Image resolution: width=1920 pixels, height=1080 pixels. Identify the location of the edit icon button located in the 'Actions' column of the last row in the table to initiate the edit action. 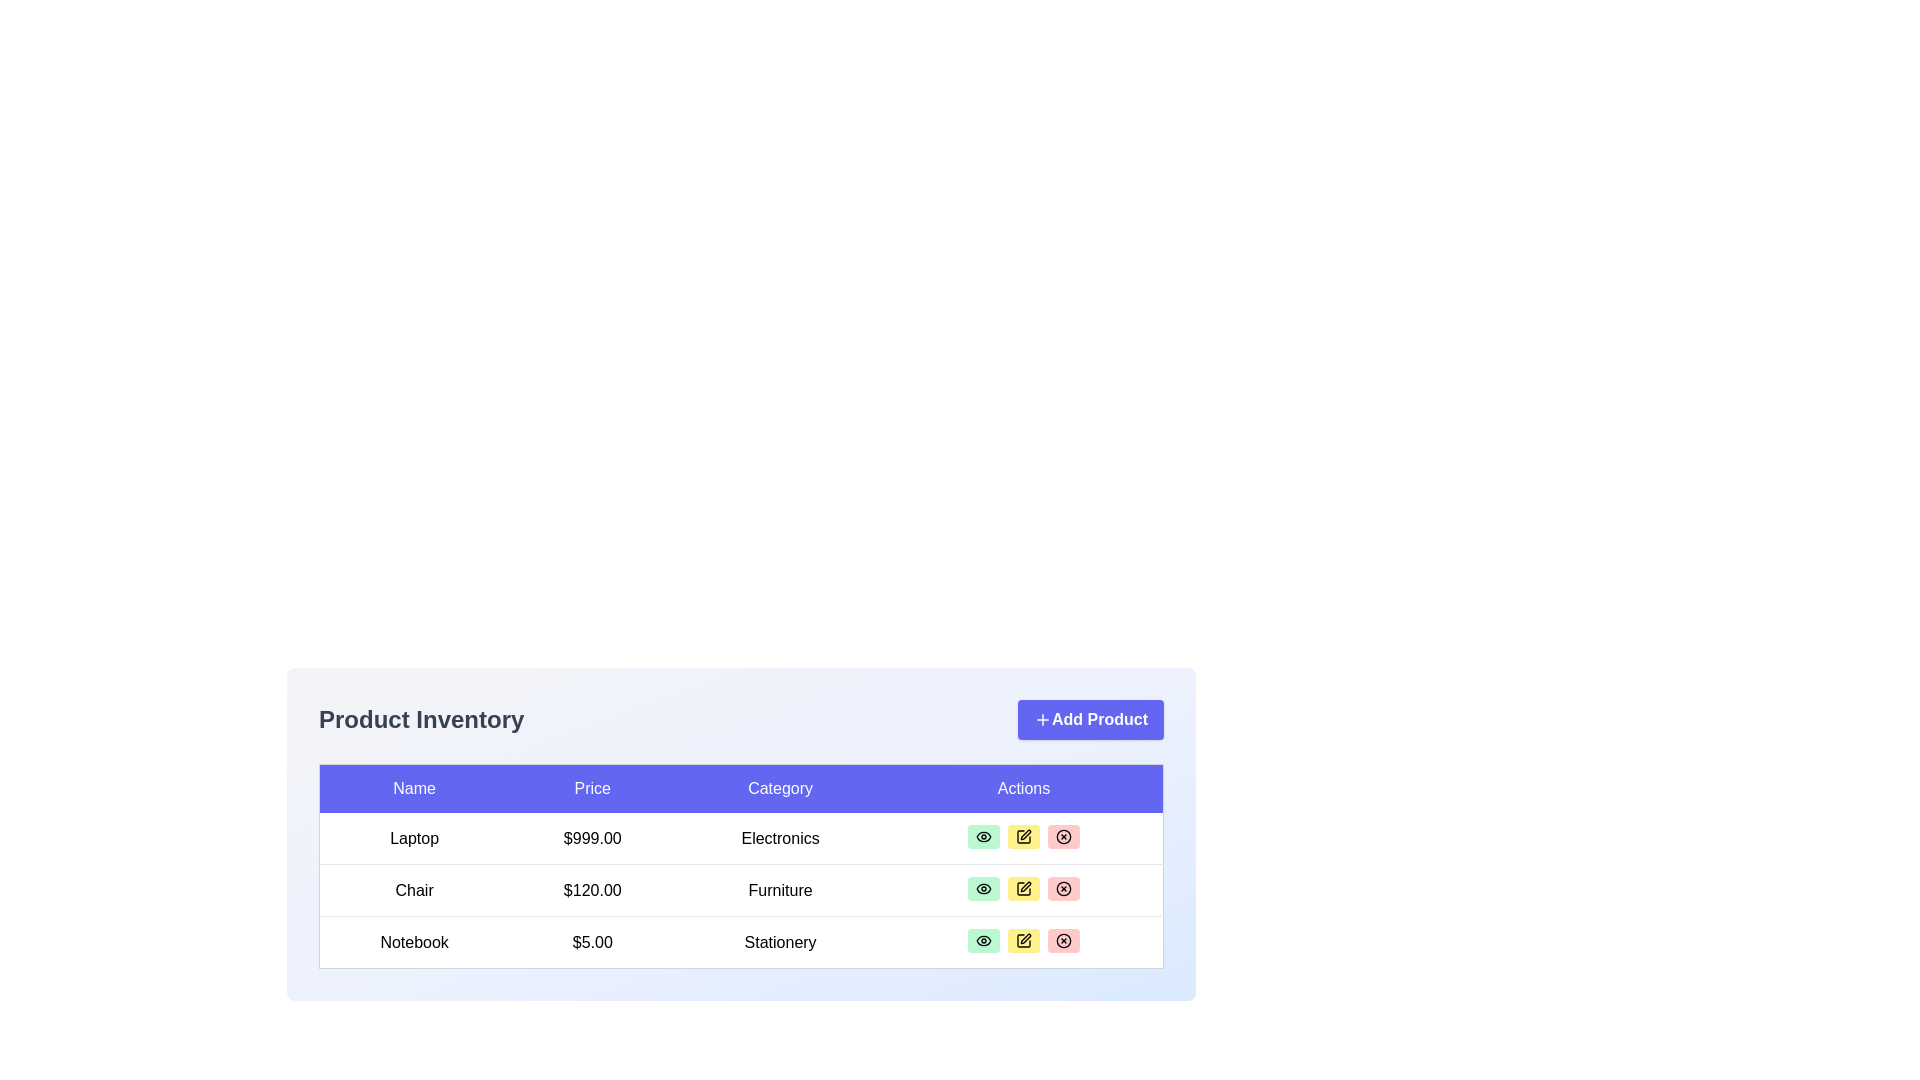
(1025, 938).